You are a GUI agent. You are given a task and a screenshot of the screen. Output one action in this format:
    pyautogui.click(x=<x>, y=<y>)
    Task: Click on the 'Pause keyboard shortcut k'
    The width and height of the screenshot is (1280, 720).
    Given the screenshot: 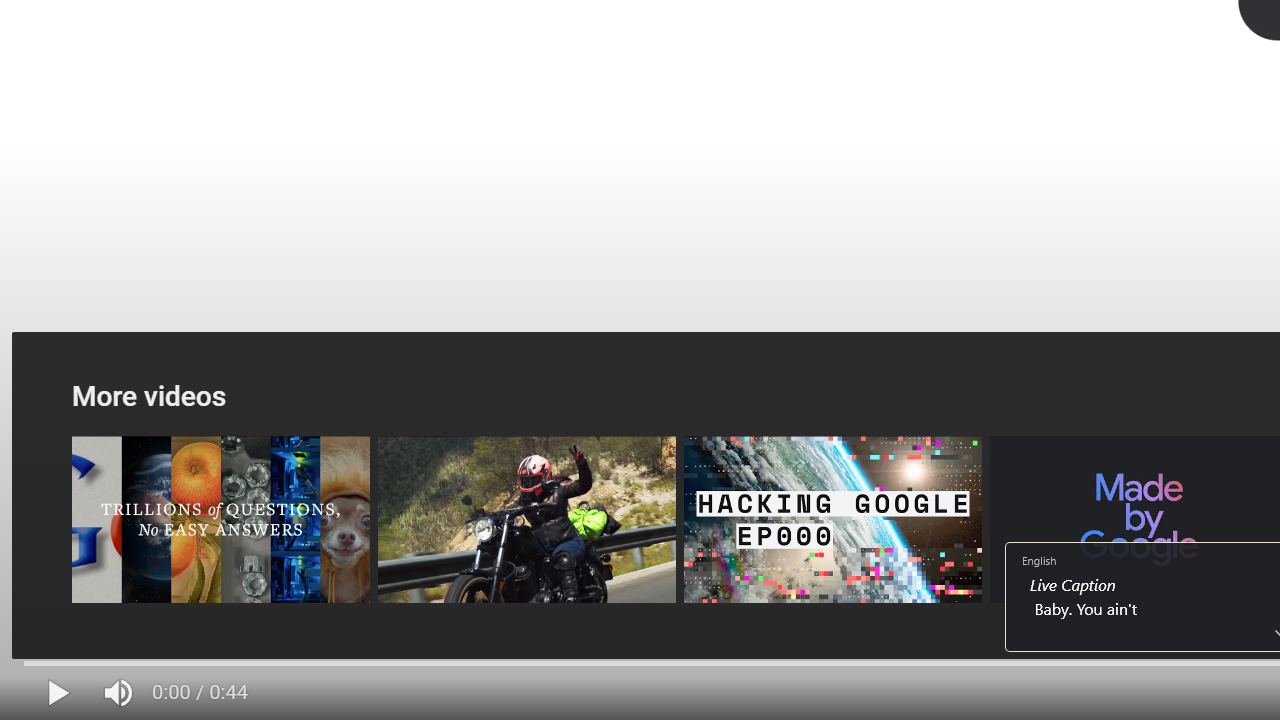 What is the action you would take?
    pyautogui.click(x=58, y=692)
    